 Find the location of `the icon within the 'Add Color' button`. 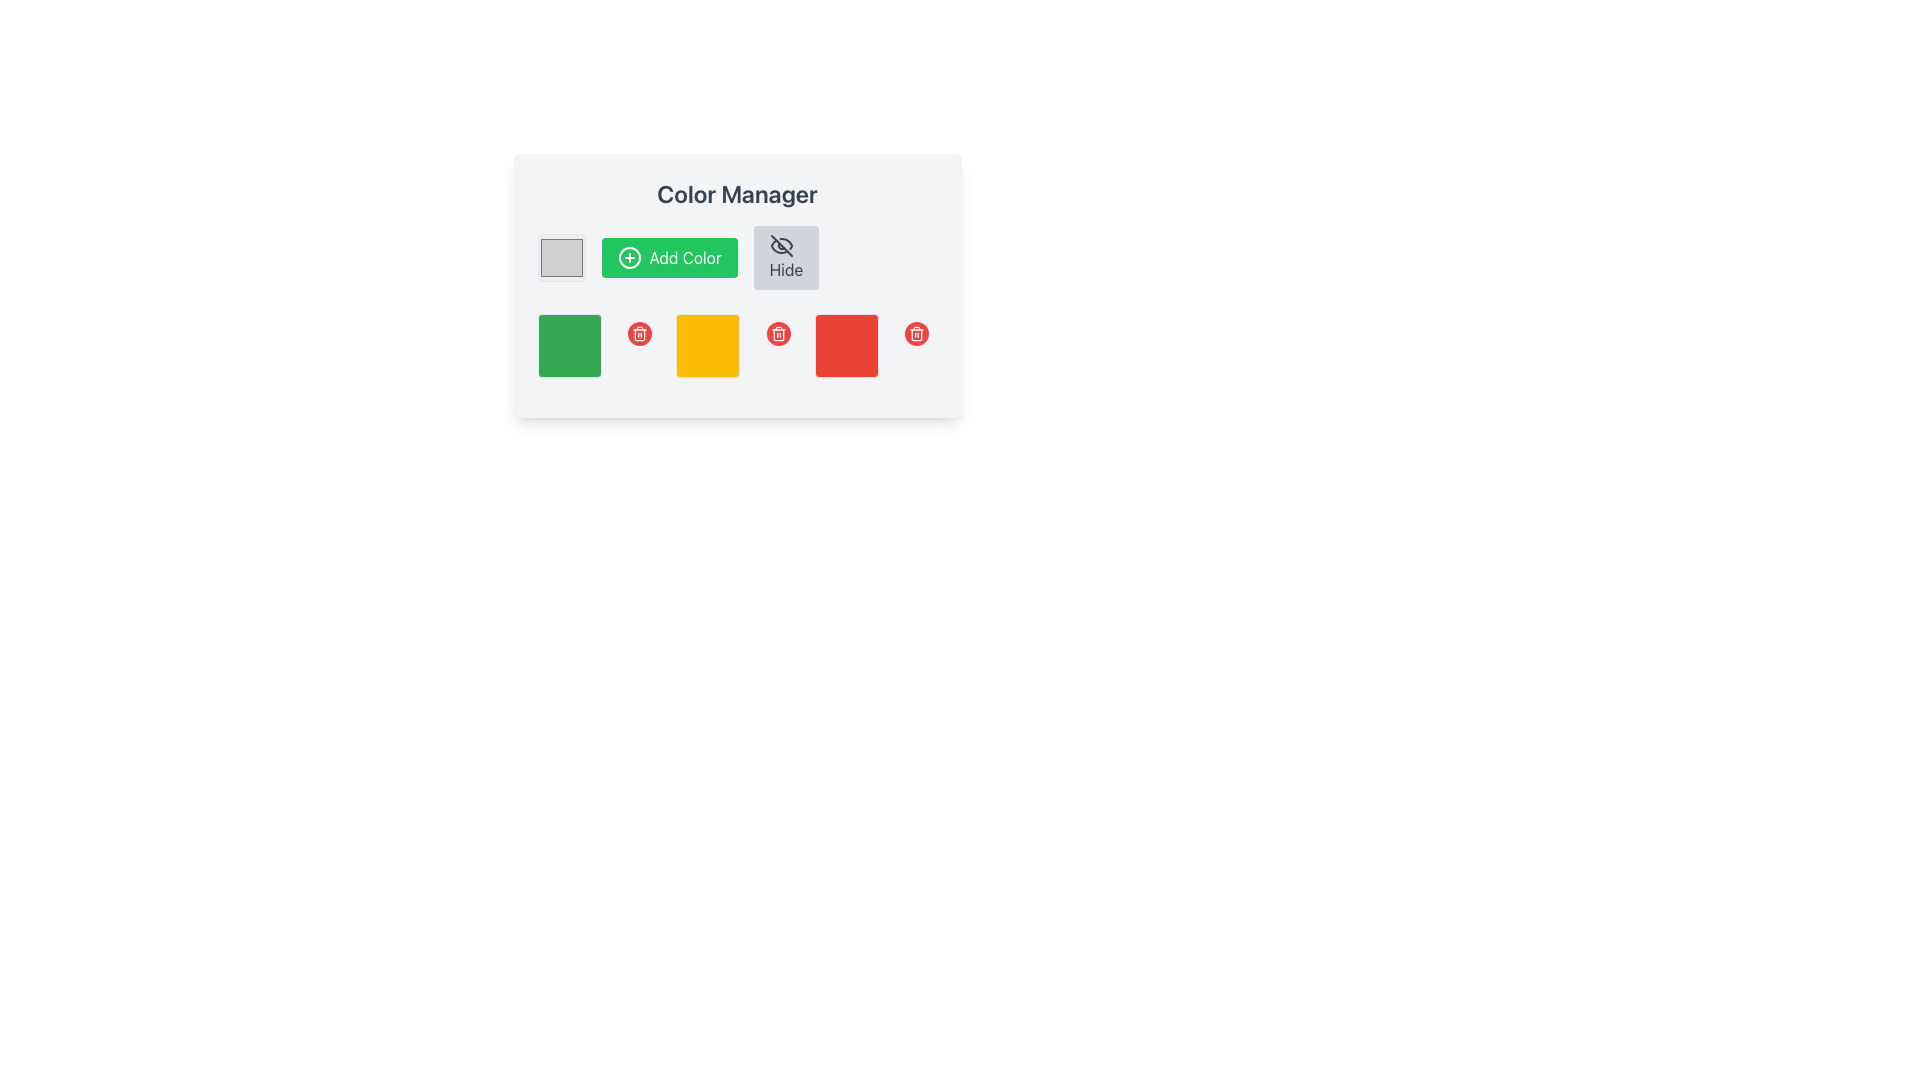

the icon within the 'Add Color' button is located at coordinates (628, 257).